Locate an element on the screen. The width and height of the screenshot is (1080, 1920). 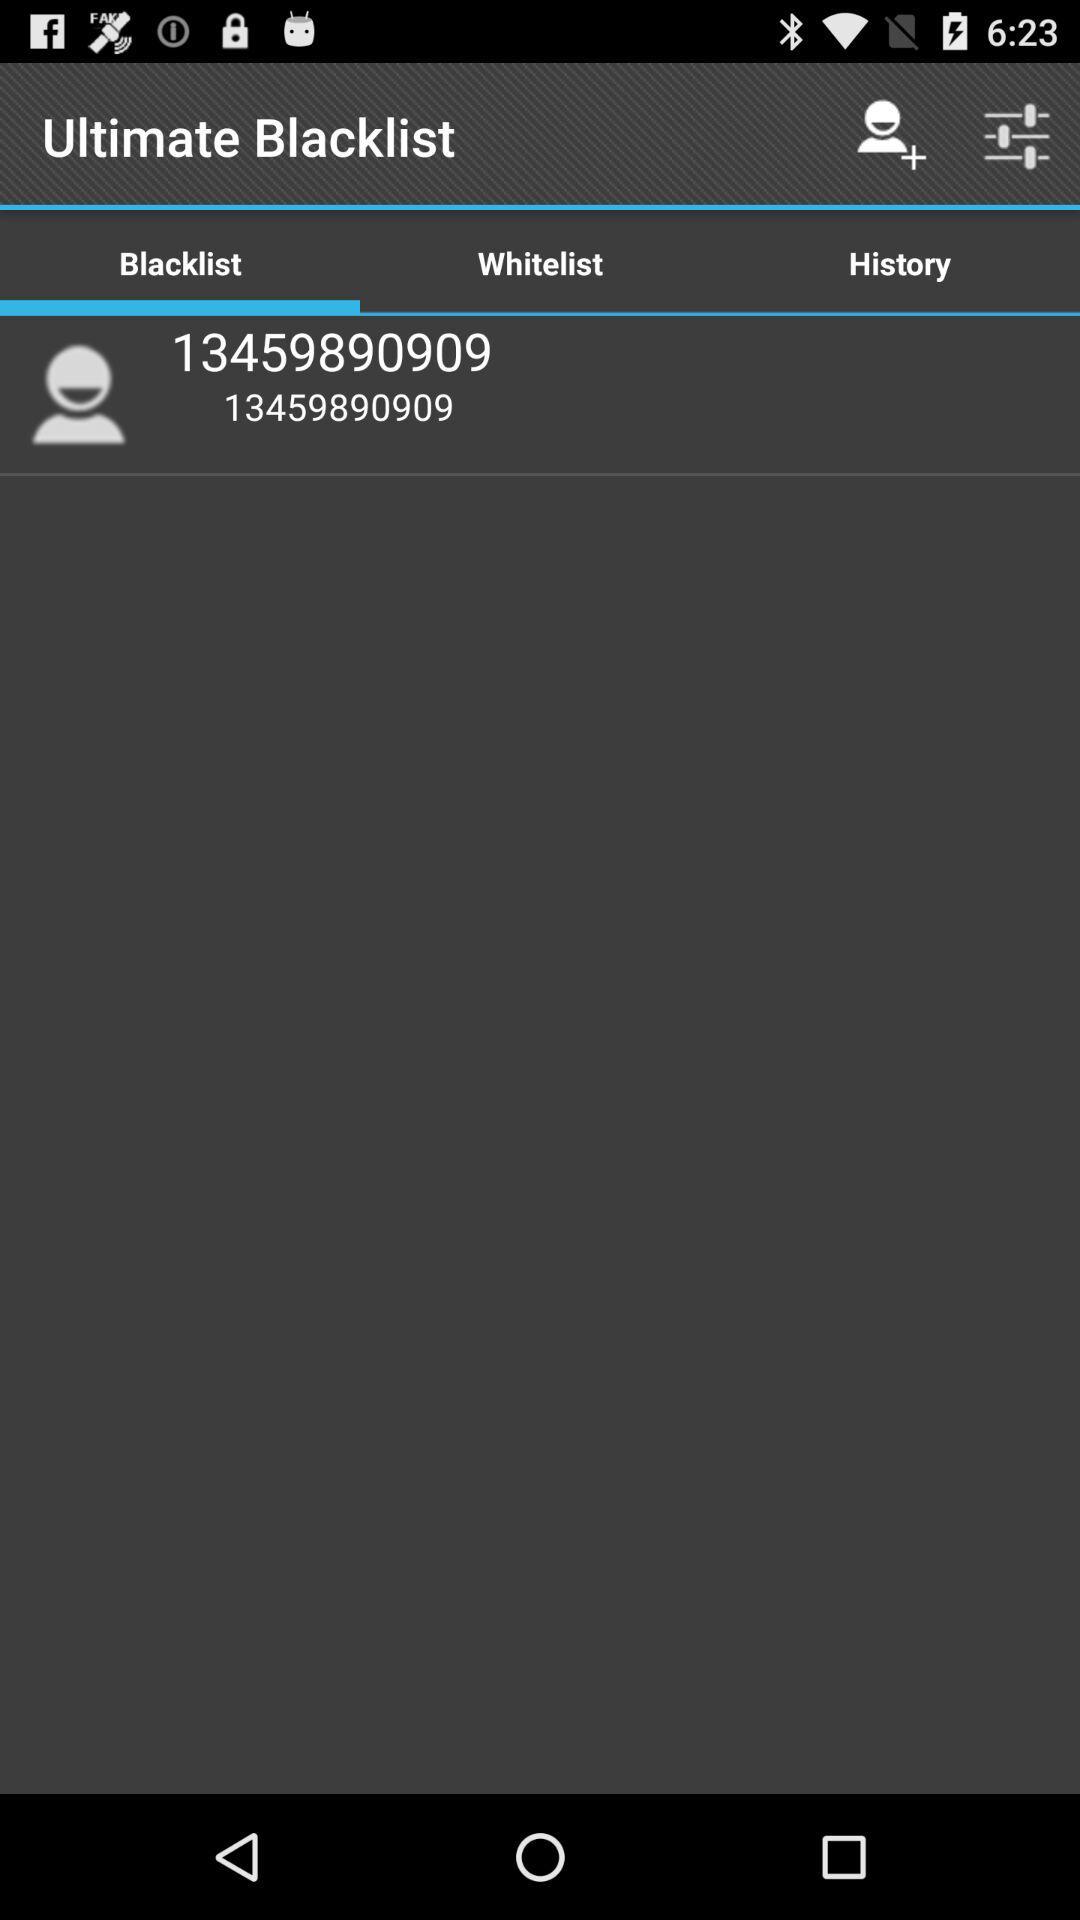
the icon next to 13459890909 item is located at coordinates (77, 394).